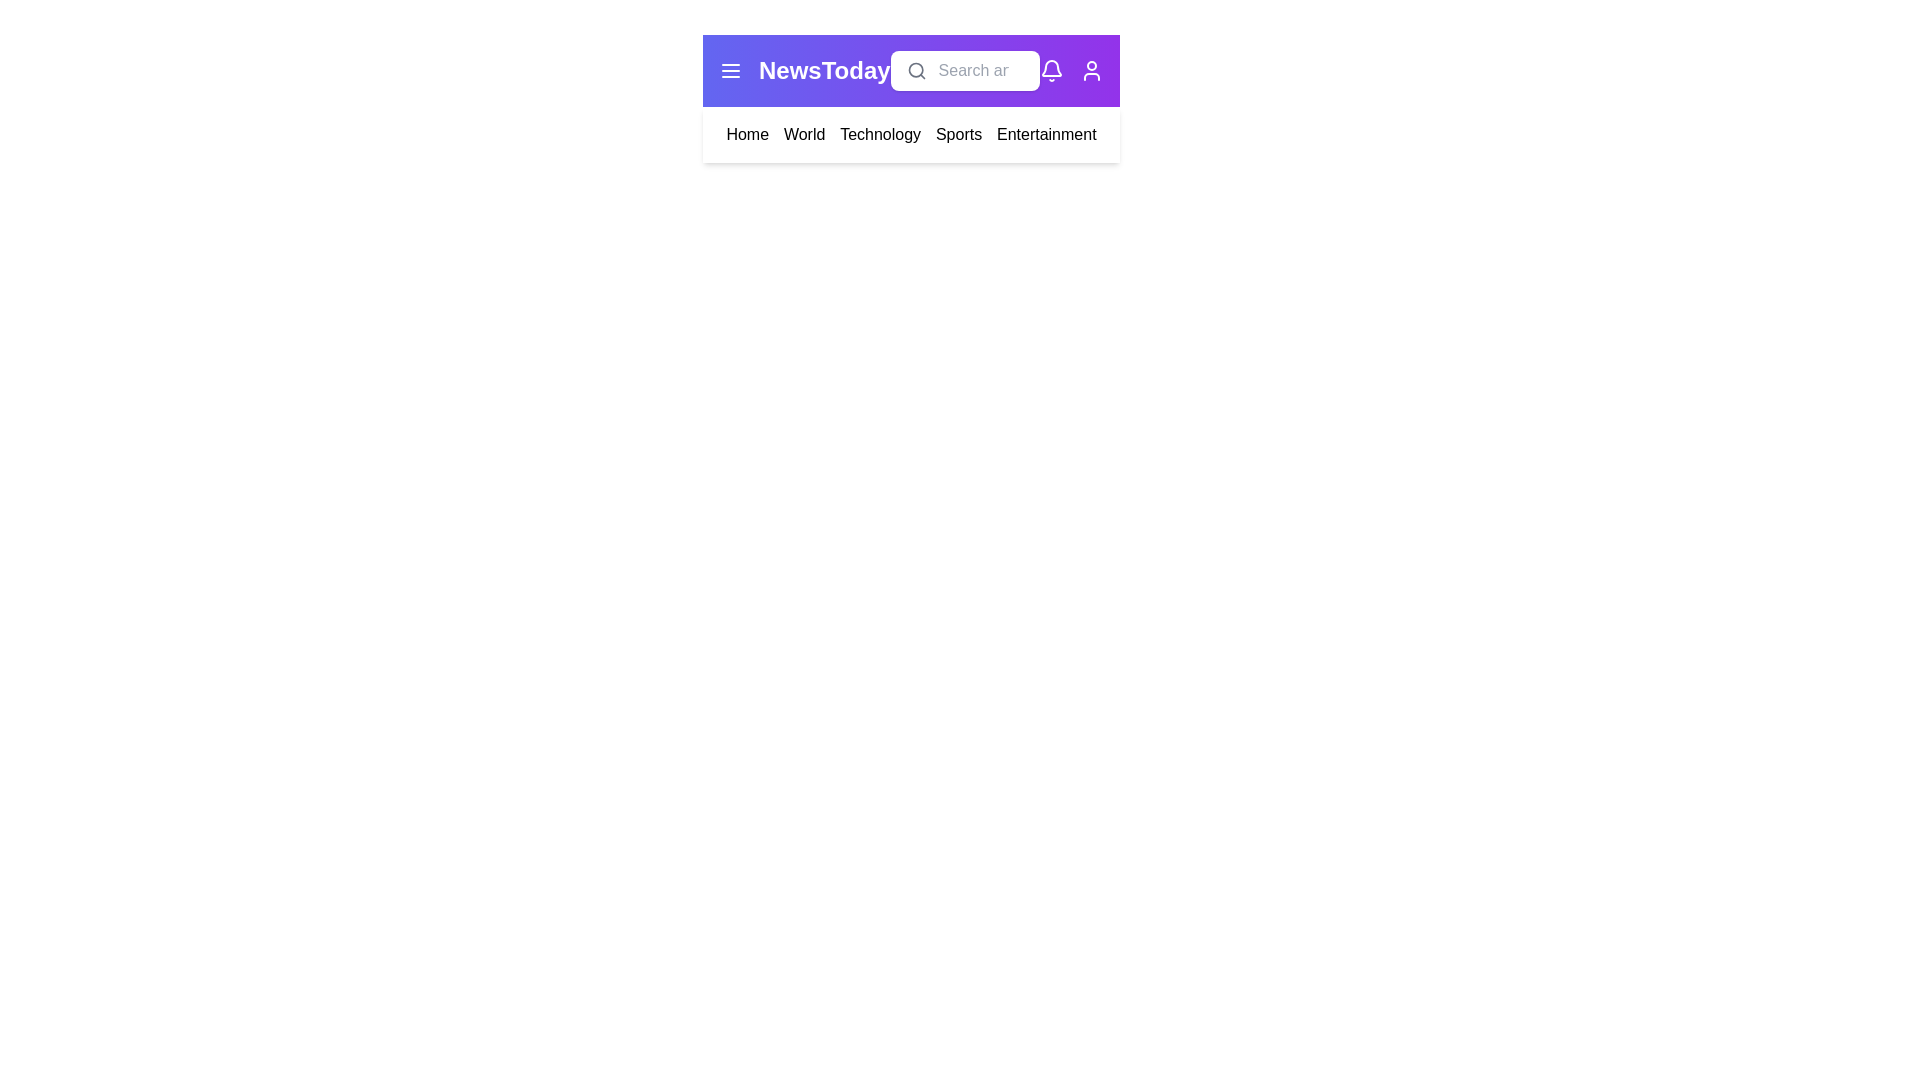 The width and height of the screenshot is (1920, 1080). Describe the element at coordinates (804, 135) in the screenshot. I see `the navigation link for World` at that location.